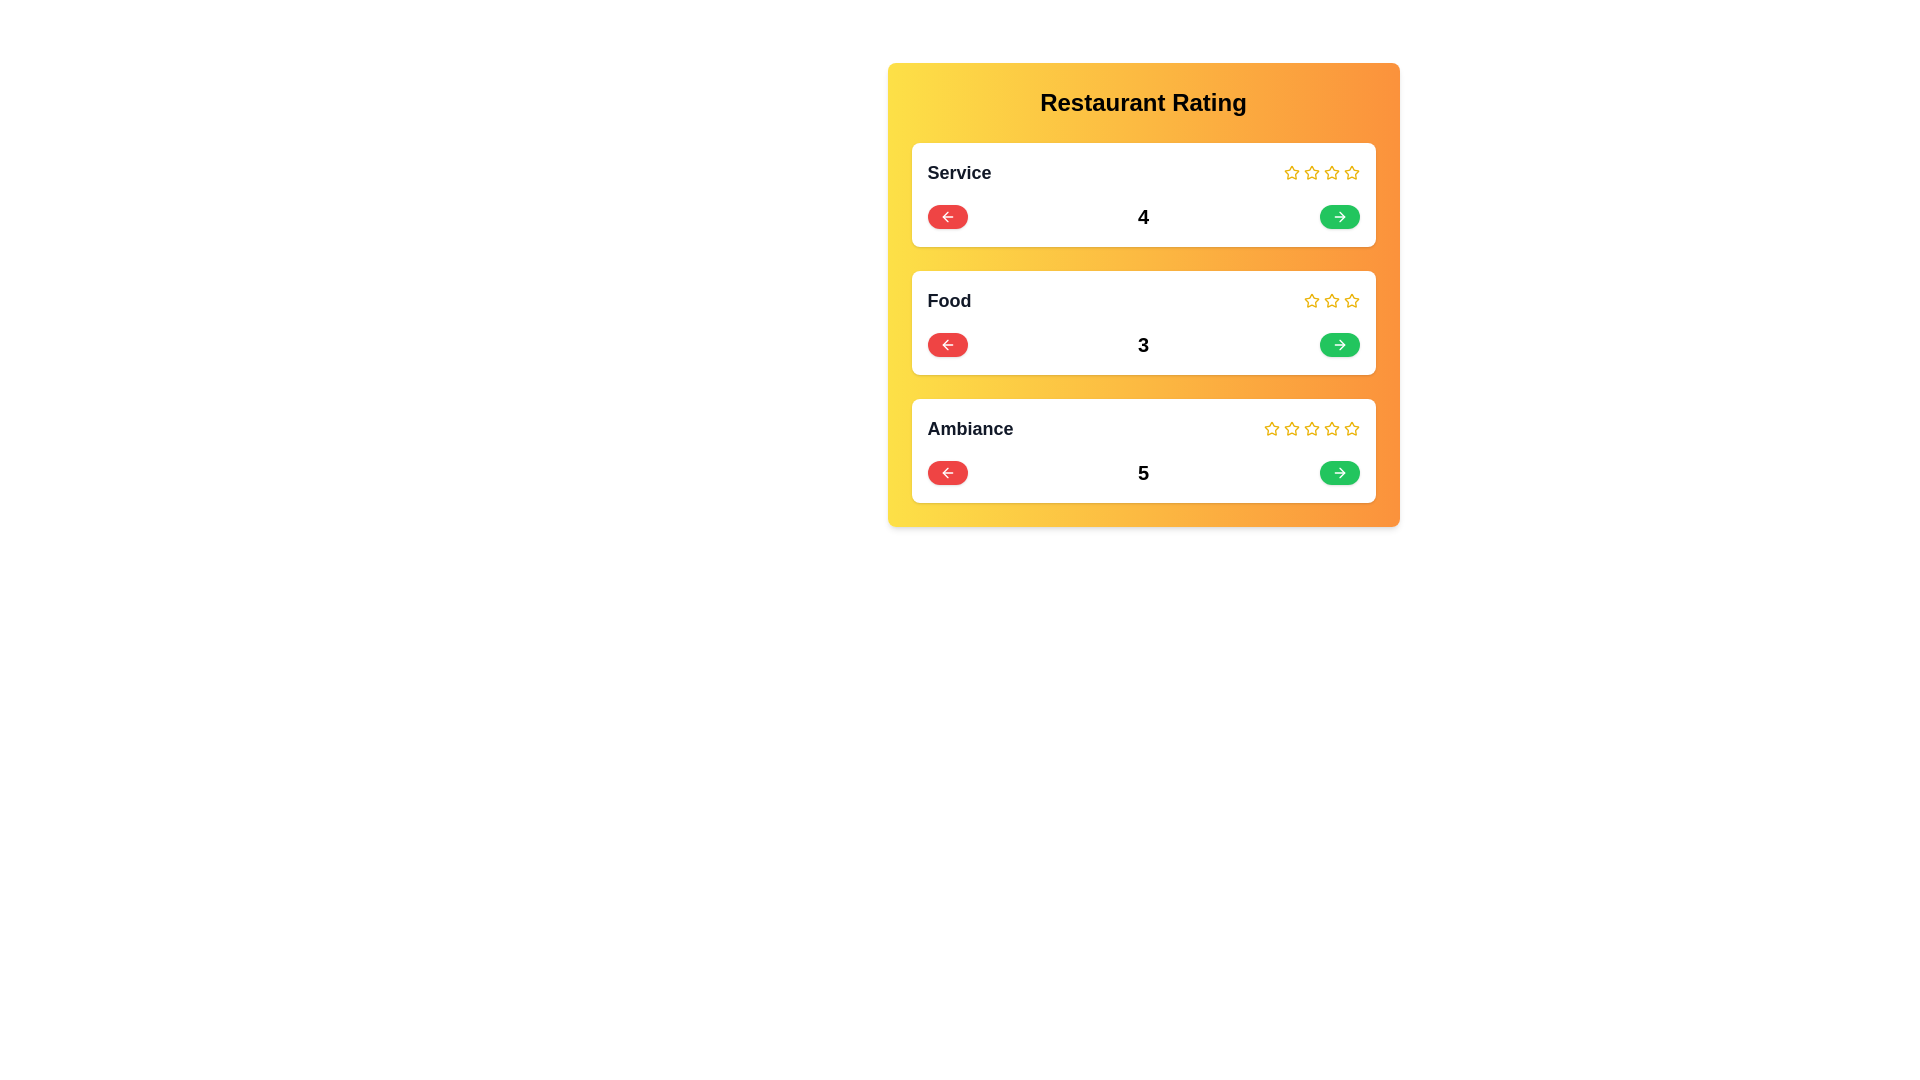  I want to click on the fifth star-shaped icon in the 'Ambiance' rating row, which is colored yellow and represents a rating system, so click(1331, 427).